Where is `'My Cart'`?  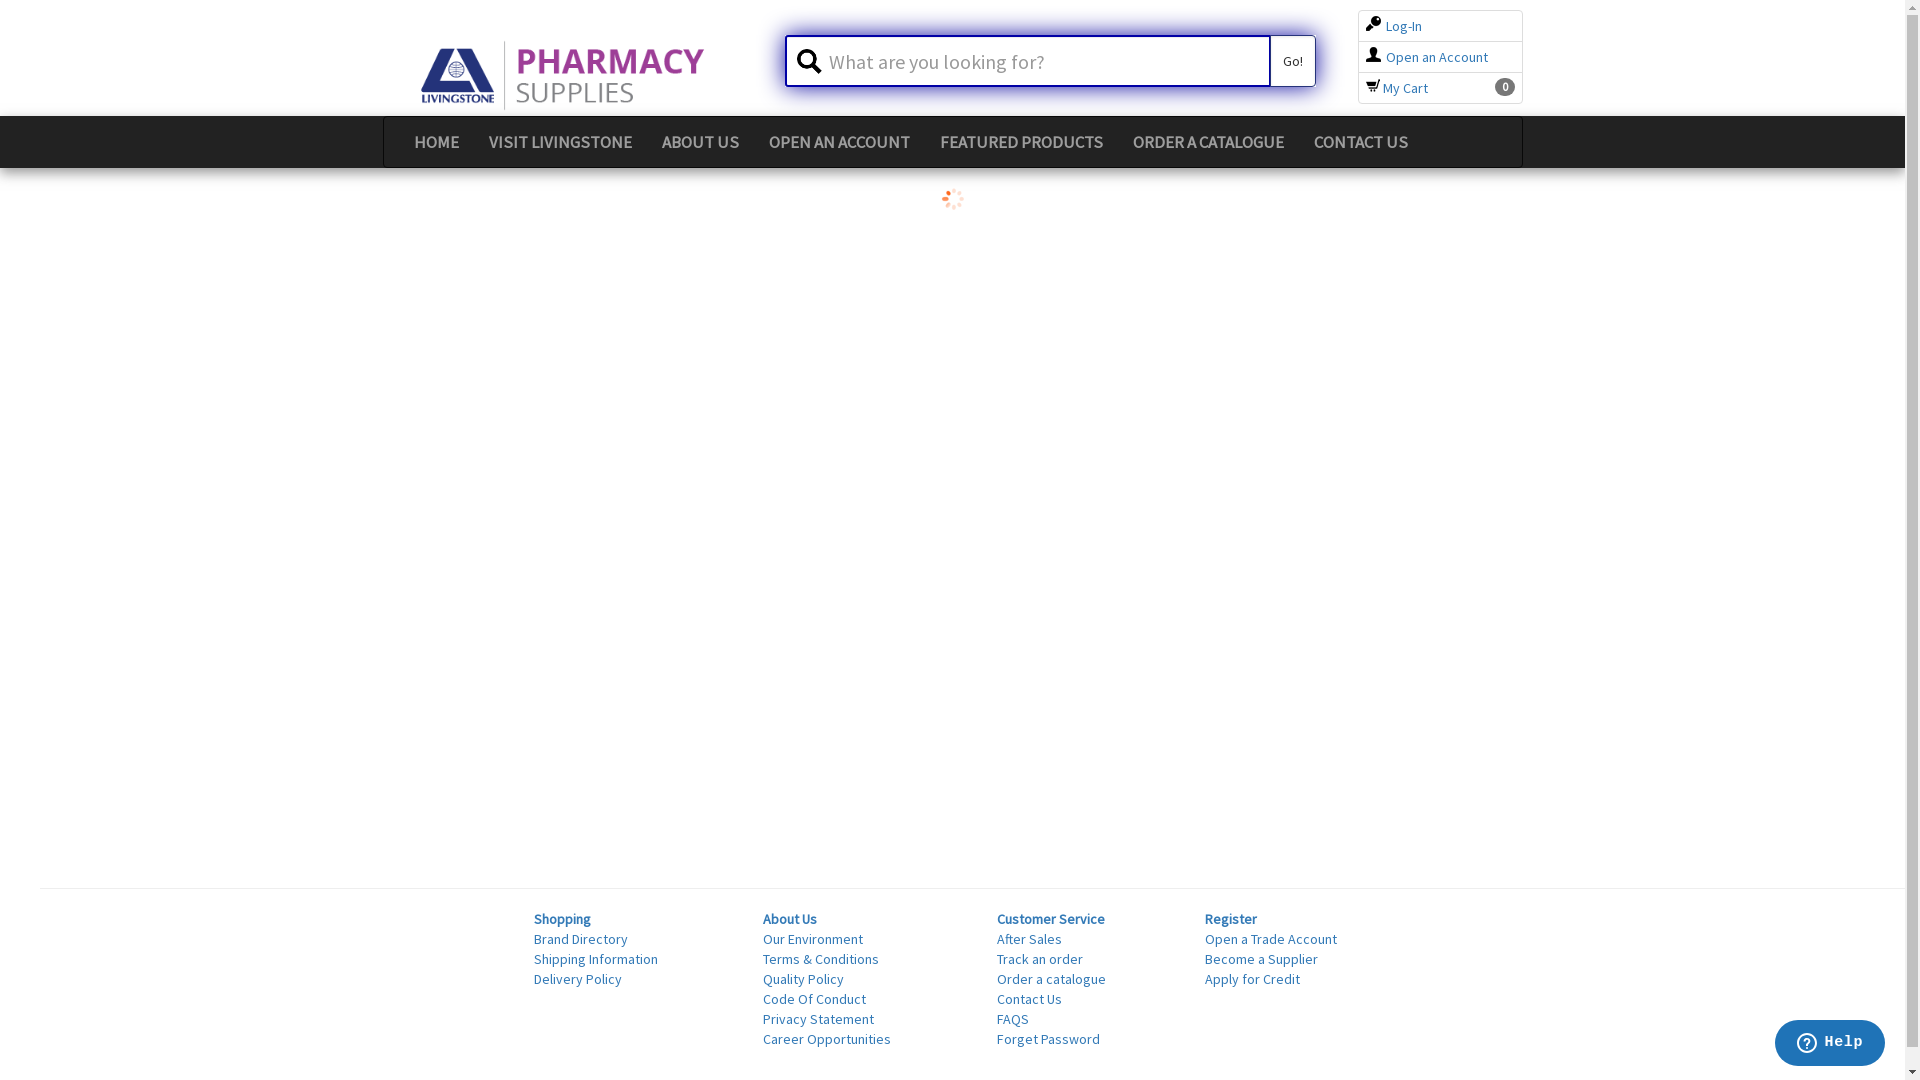
'My Cart' is located at coordinates (1395, 87).